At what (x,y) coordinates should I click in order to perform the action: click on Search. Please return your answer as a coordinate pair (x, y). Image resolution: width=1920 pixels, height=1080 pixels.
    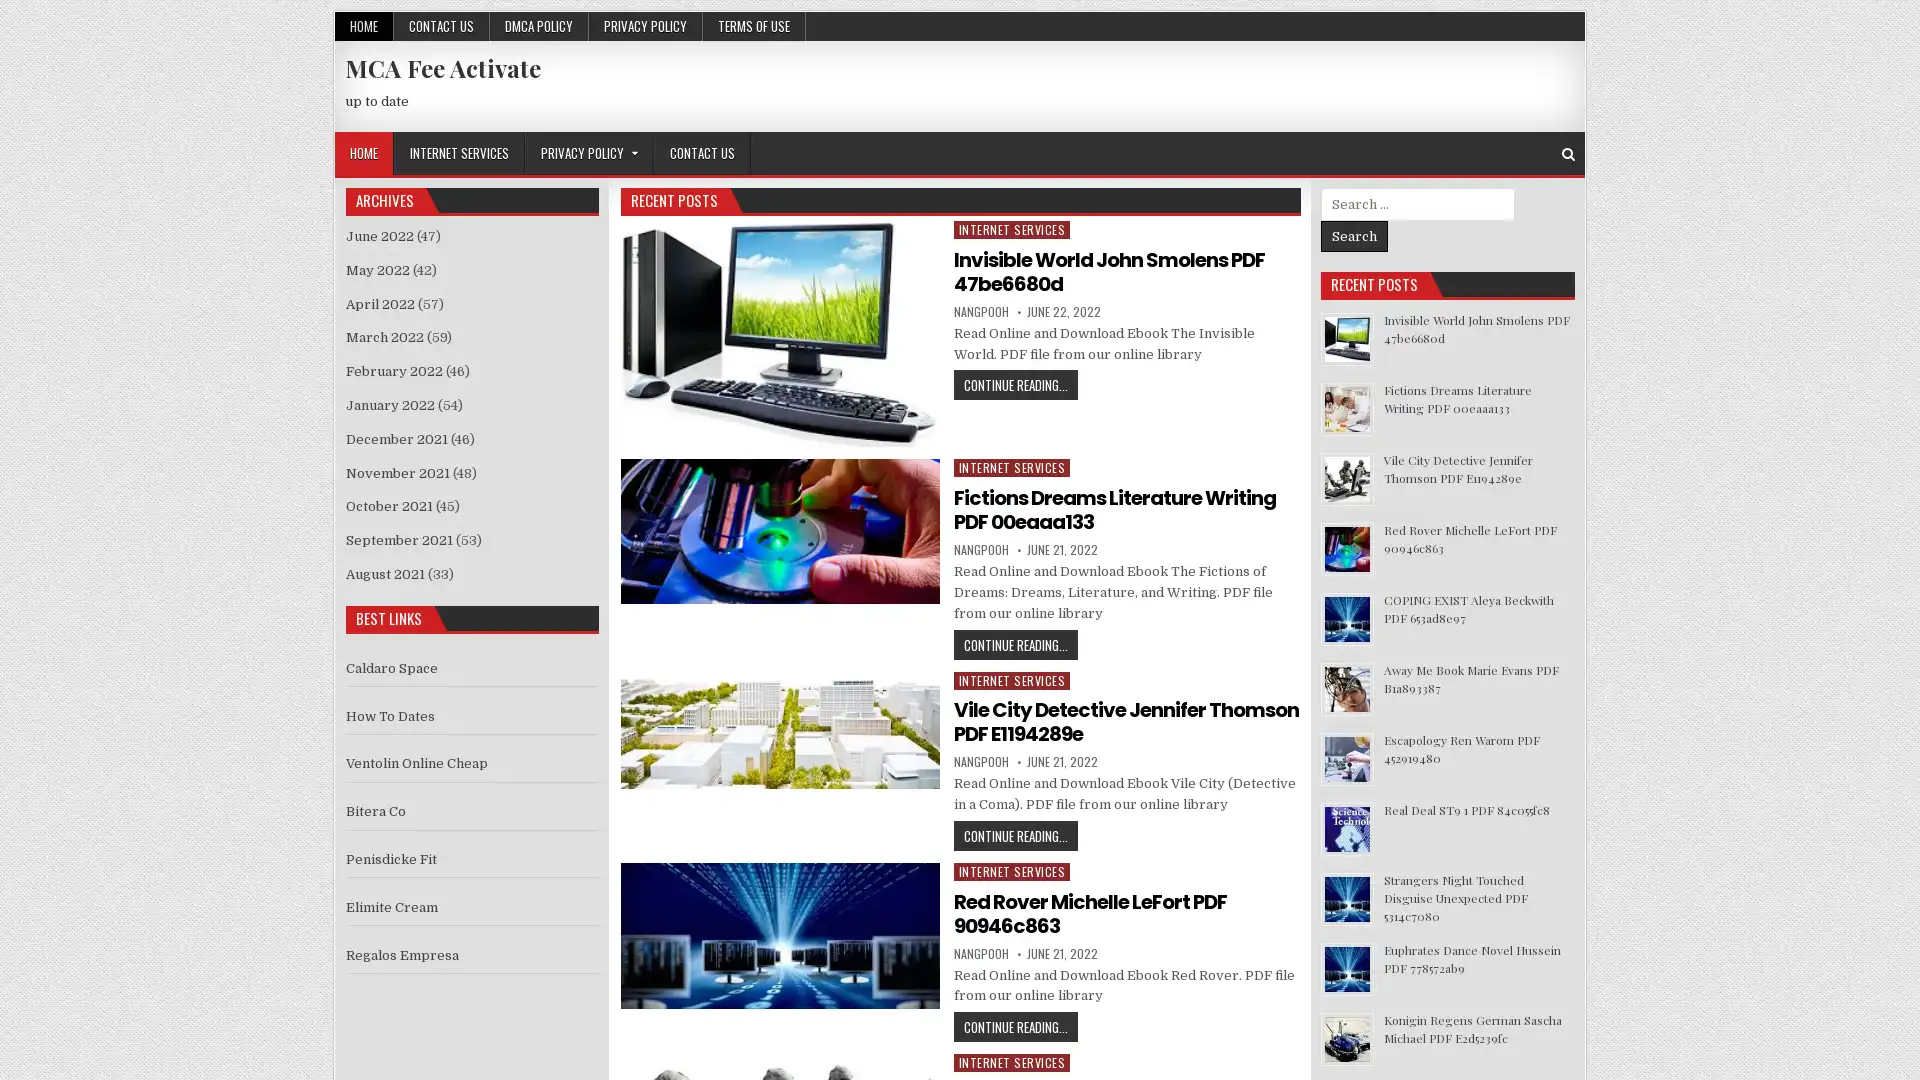
    Looking at the image, I should click on (1354, 235).